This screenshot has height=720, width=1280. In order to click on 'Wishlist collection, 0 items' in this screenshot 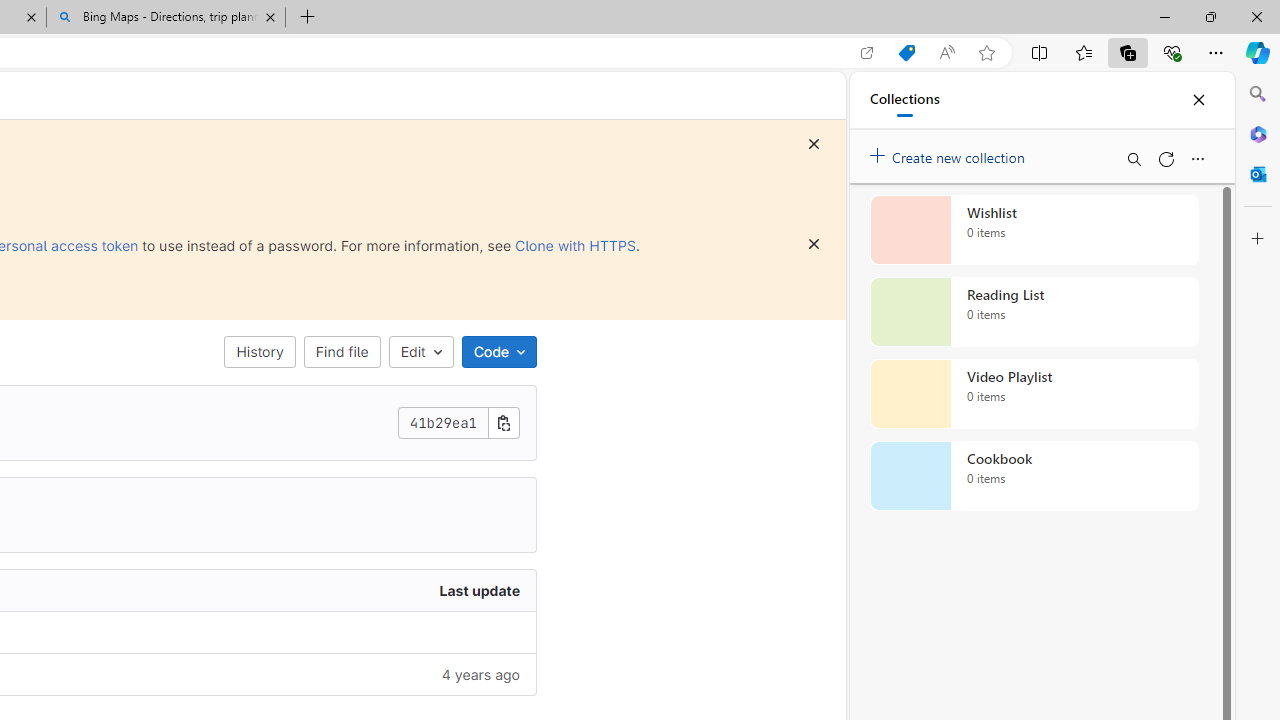, I will do `click(1034, 229)`.